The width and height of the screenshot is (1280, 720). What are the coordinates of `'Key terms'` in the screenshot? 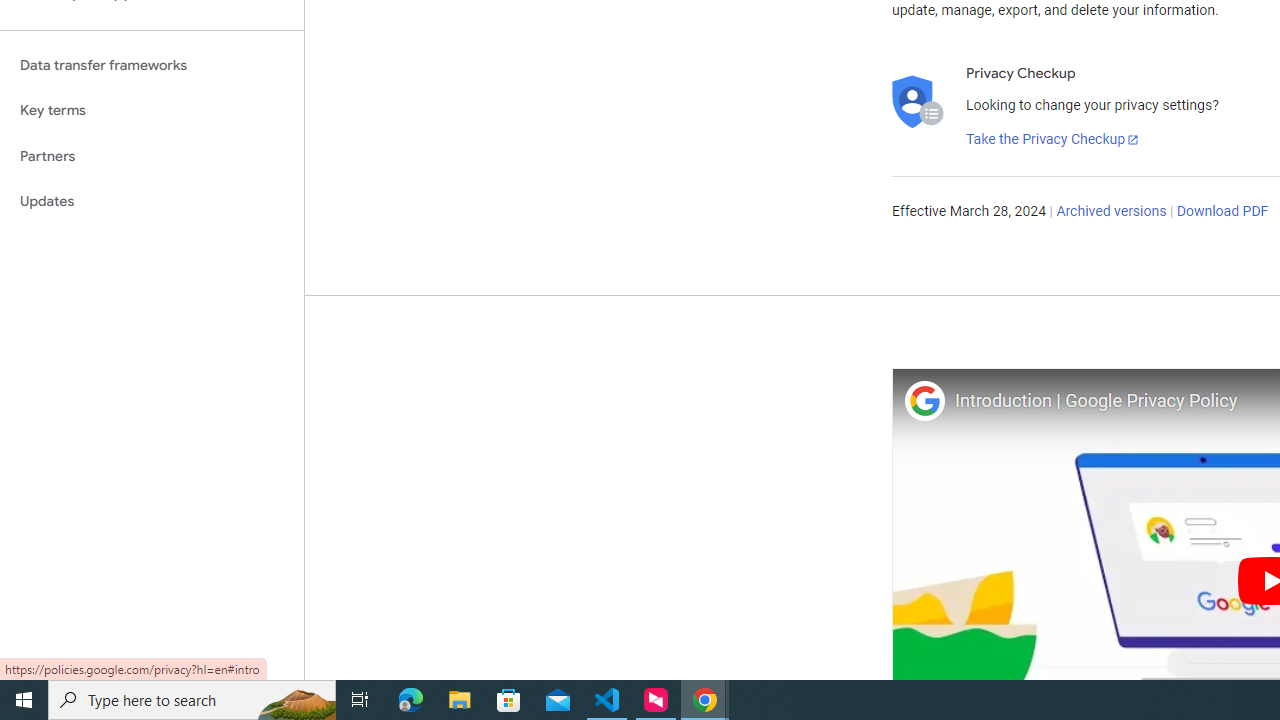 It's located at (151, 110).